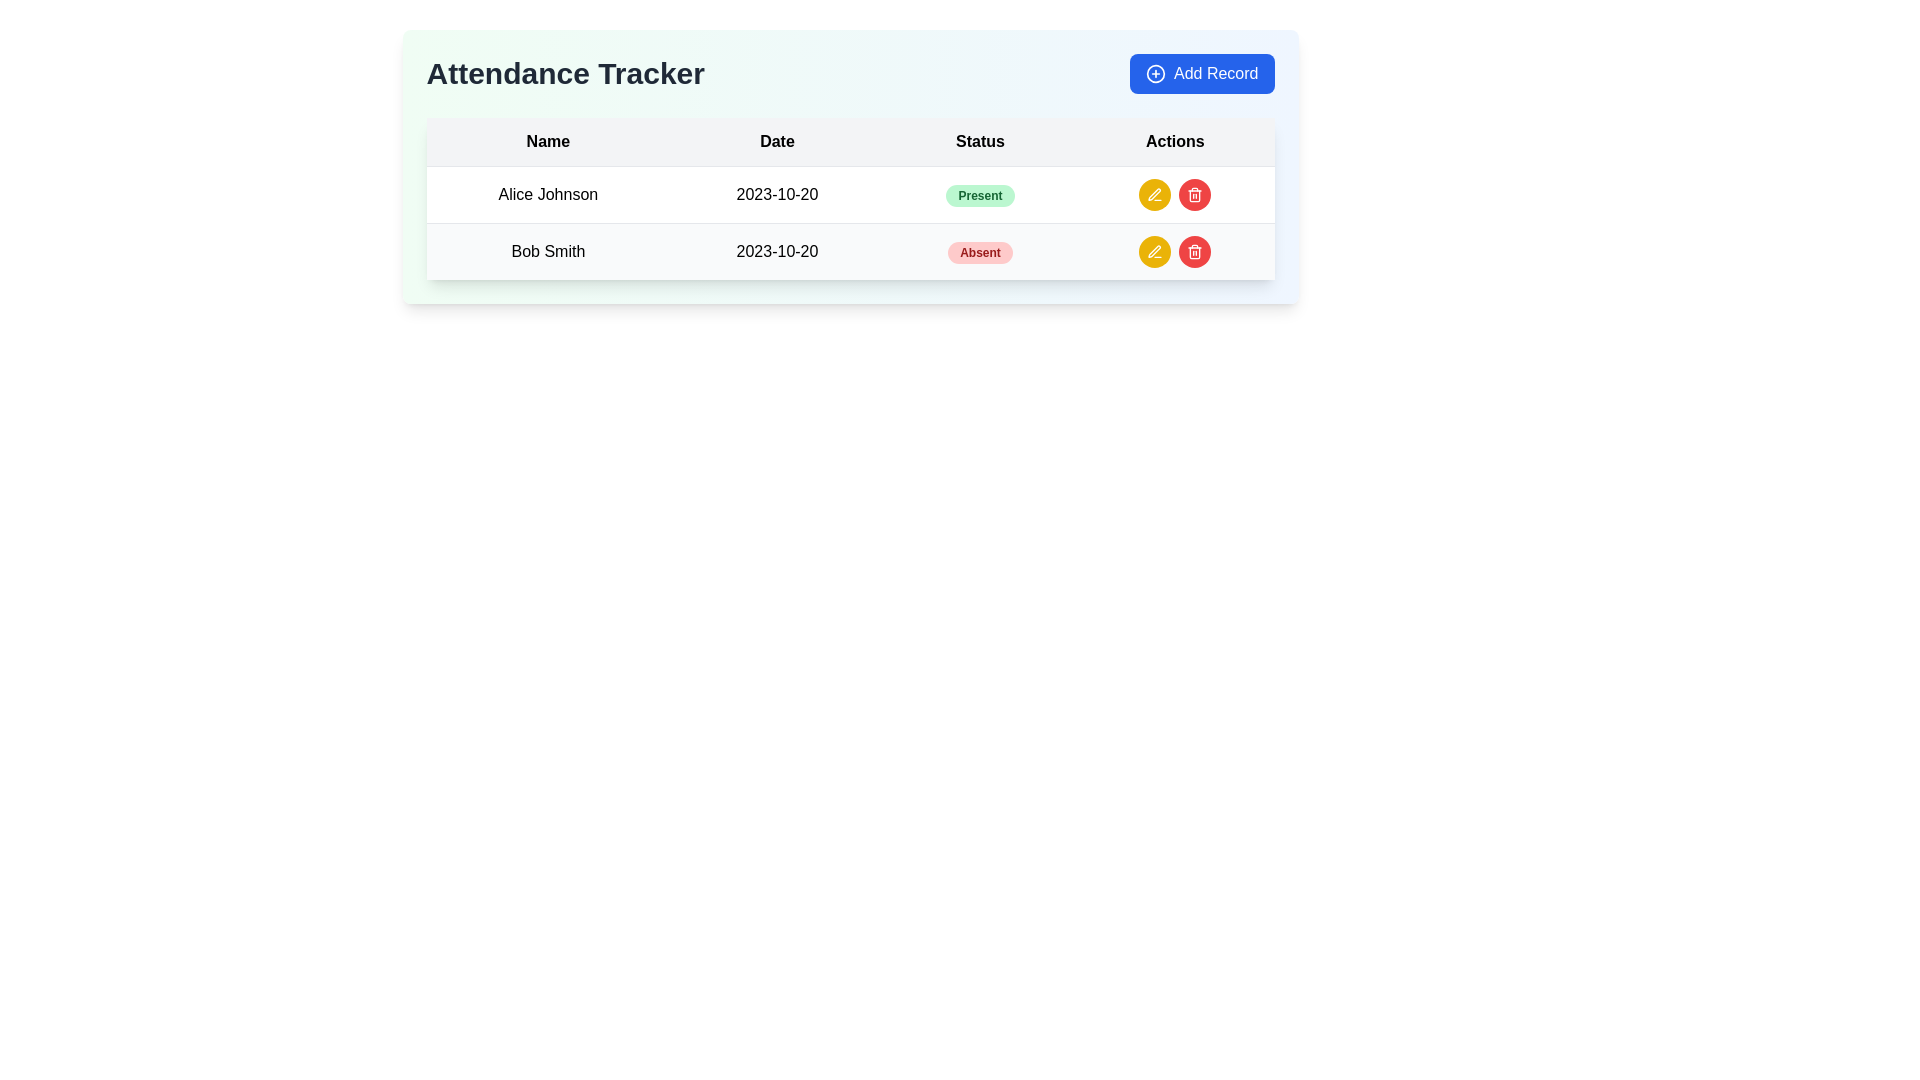  What do you see at coordinates (1195, 195) in the screenshot?
I see `the delete icon button located in the 'Actions' column of the second row in the table` at bounding box center [1195, 195].